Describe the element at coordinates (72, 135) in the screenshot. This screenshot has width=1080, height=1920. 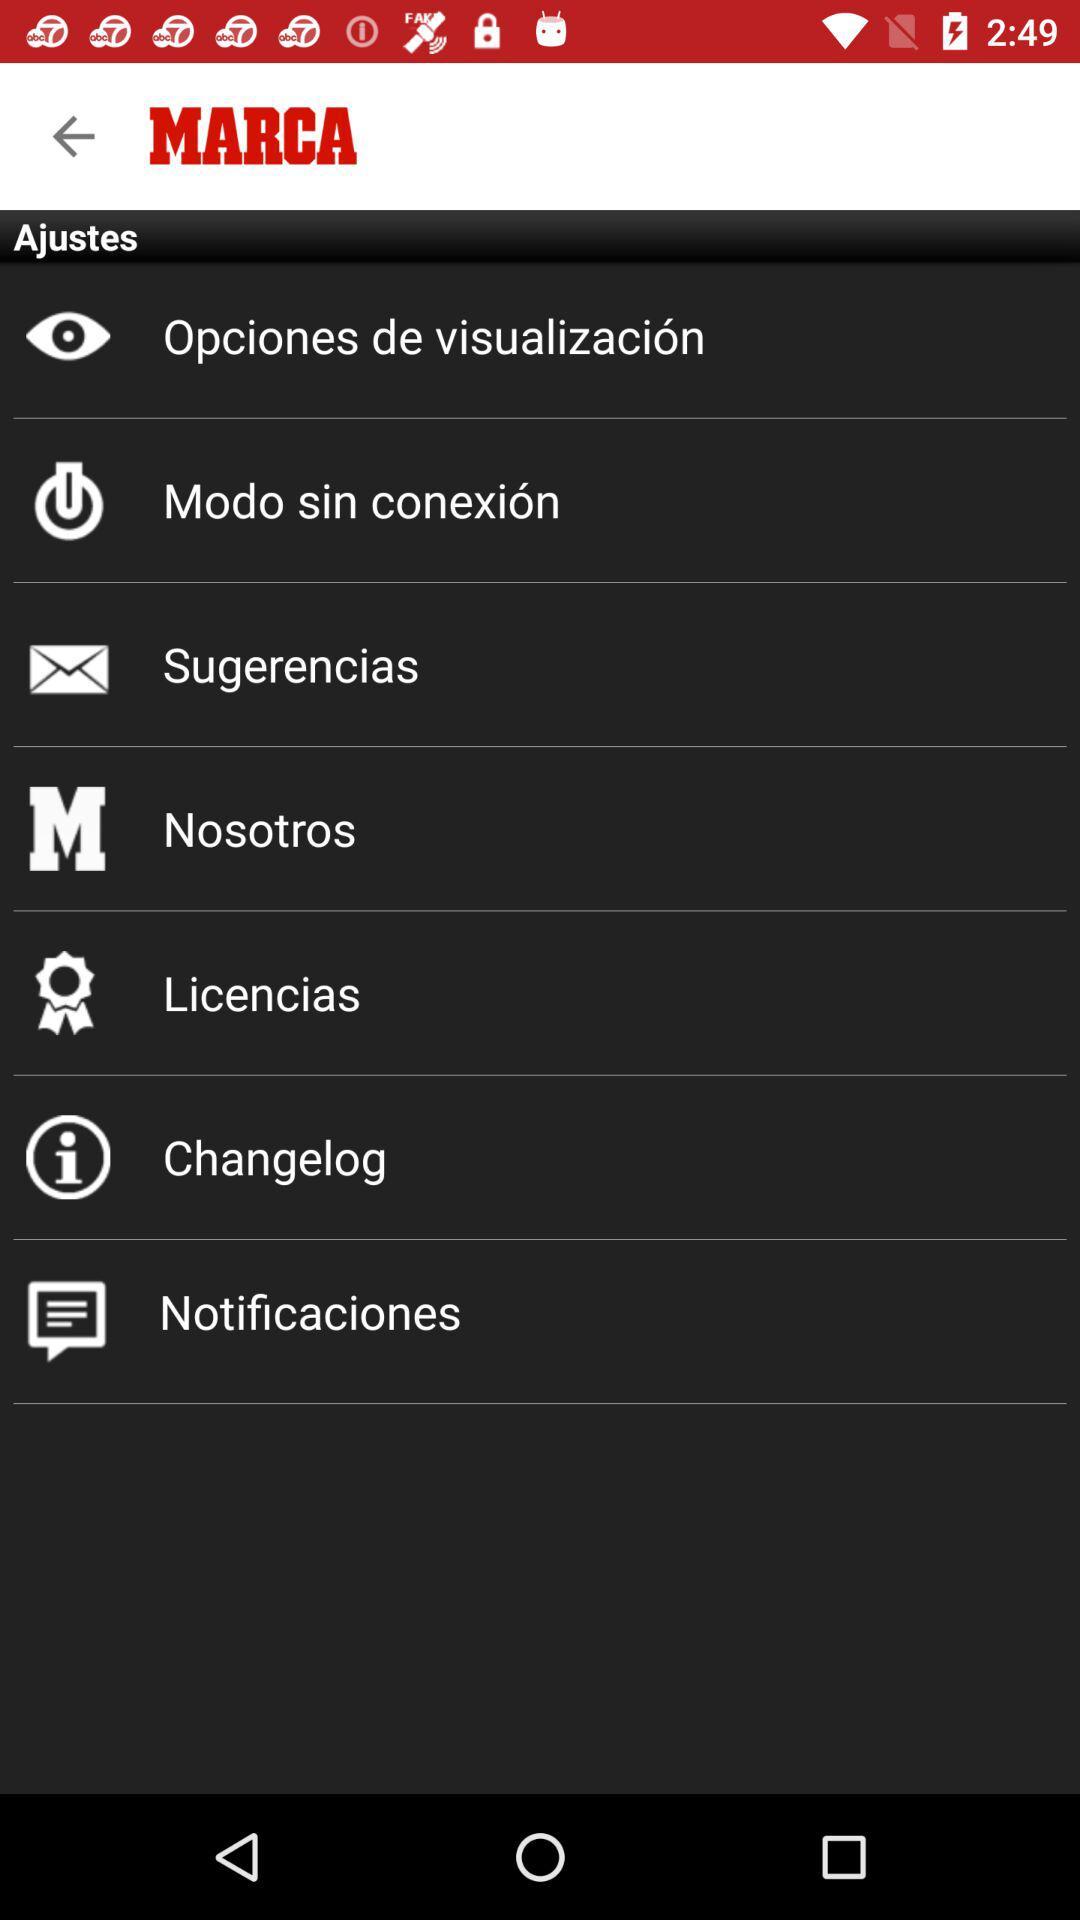
I see `the item above ajustes icon` at that location.